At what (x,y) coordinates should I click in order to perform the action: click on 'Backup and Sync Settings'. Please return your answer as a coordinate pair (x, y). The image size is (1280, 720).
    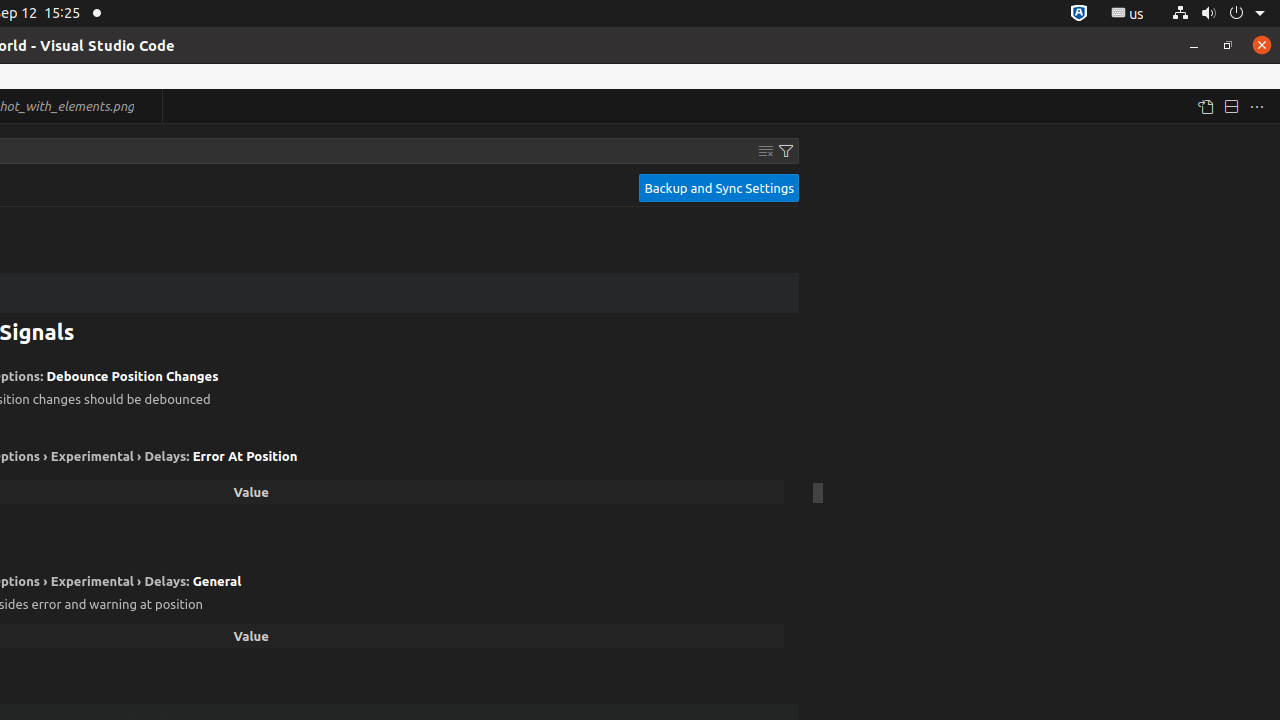
    Looking at the image, I should click on (718, 187).